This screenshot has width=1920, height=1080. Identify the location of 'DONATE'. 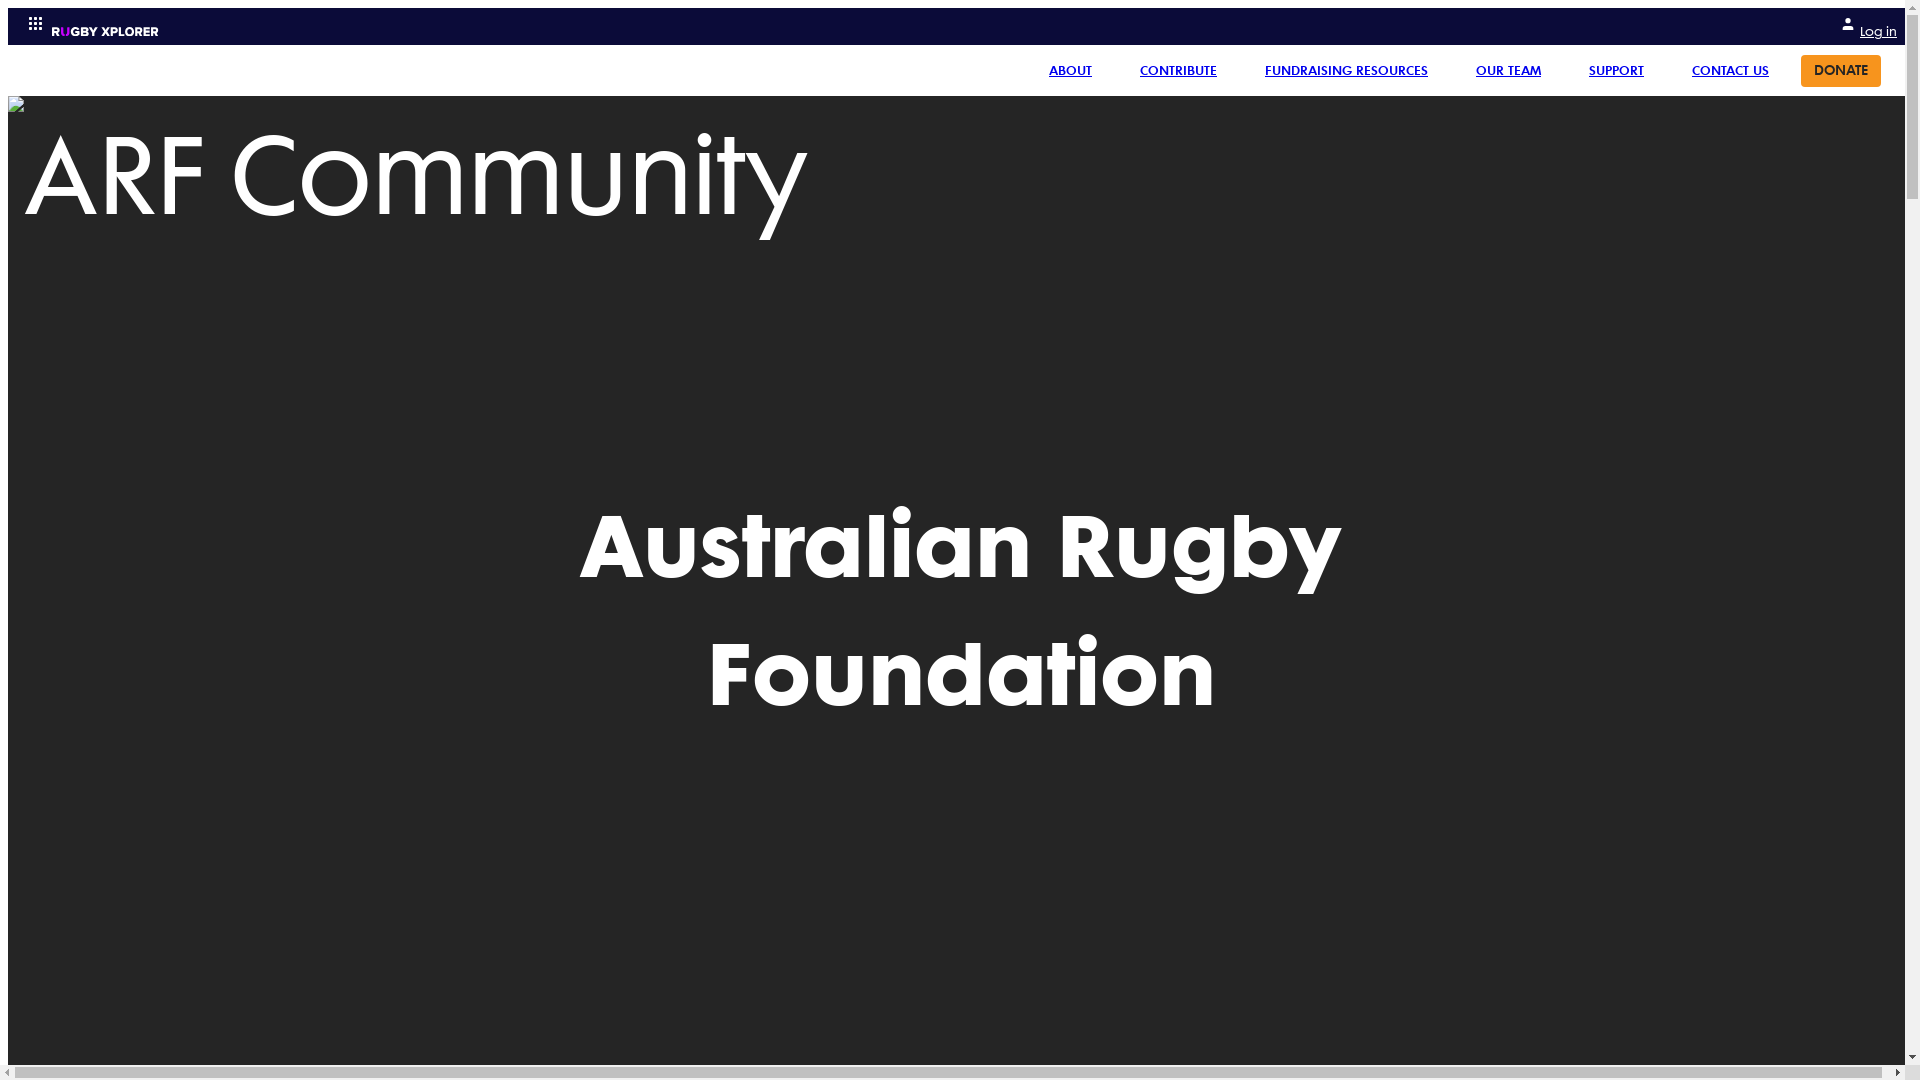
(1840, 68).